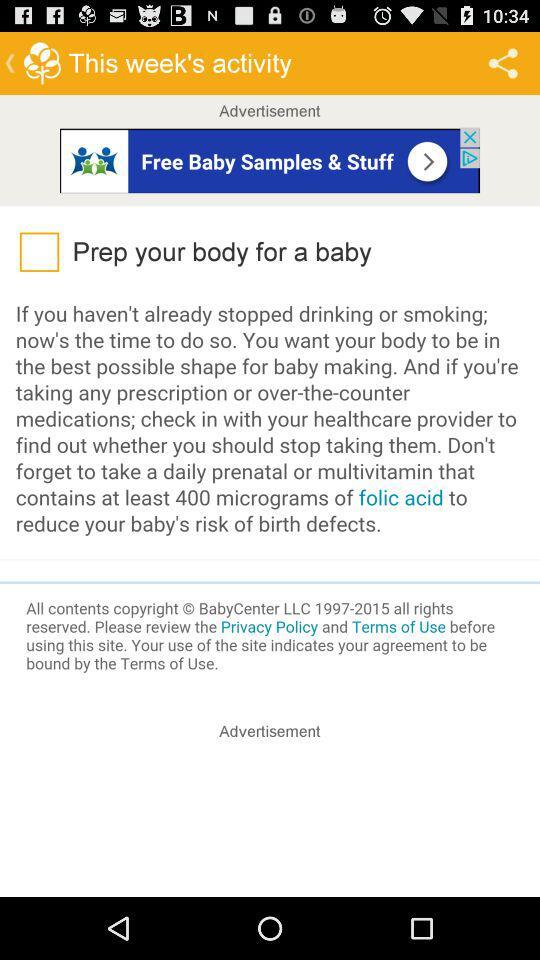 This screenshot has height=960, width=540. I want to click on website, so click(270, 158).